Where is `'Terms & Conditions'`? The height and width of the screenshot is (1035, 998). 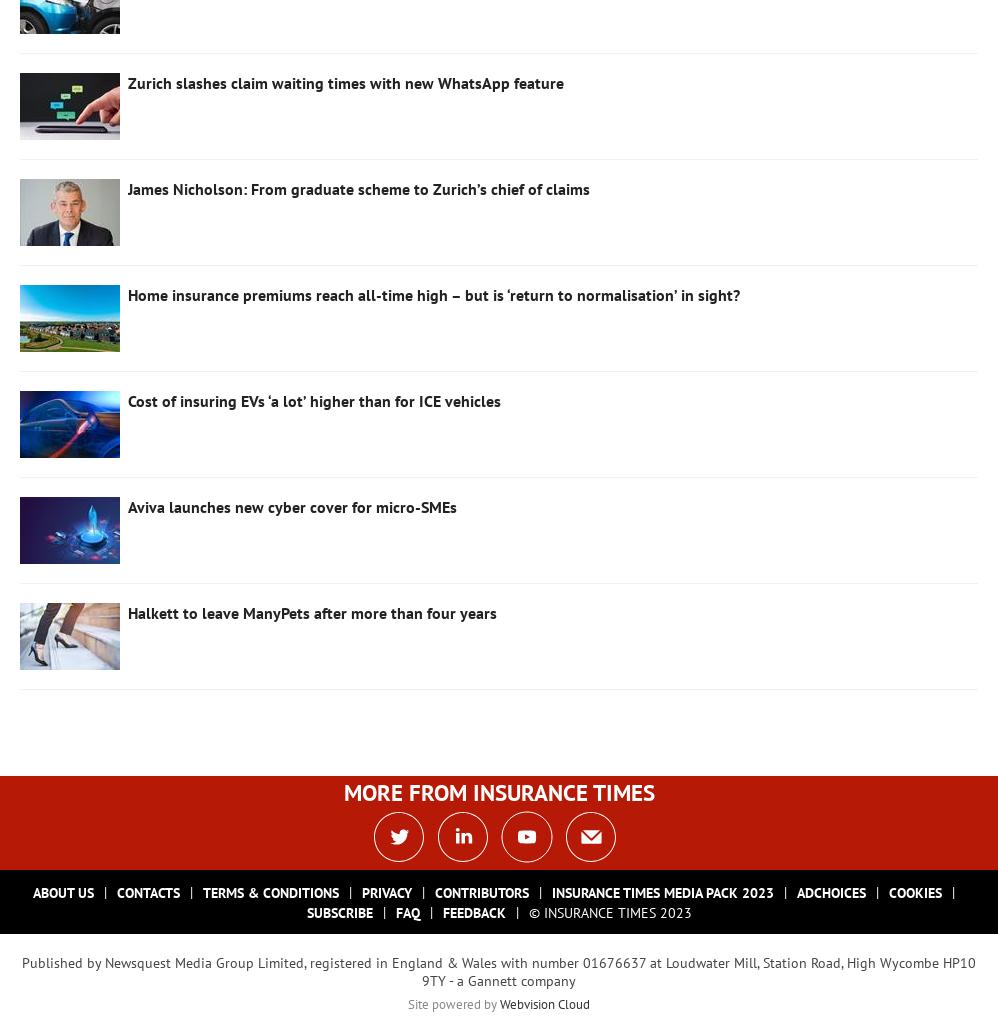
'Terms & Conditions' is located at coordinates (269, 891).